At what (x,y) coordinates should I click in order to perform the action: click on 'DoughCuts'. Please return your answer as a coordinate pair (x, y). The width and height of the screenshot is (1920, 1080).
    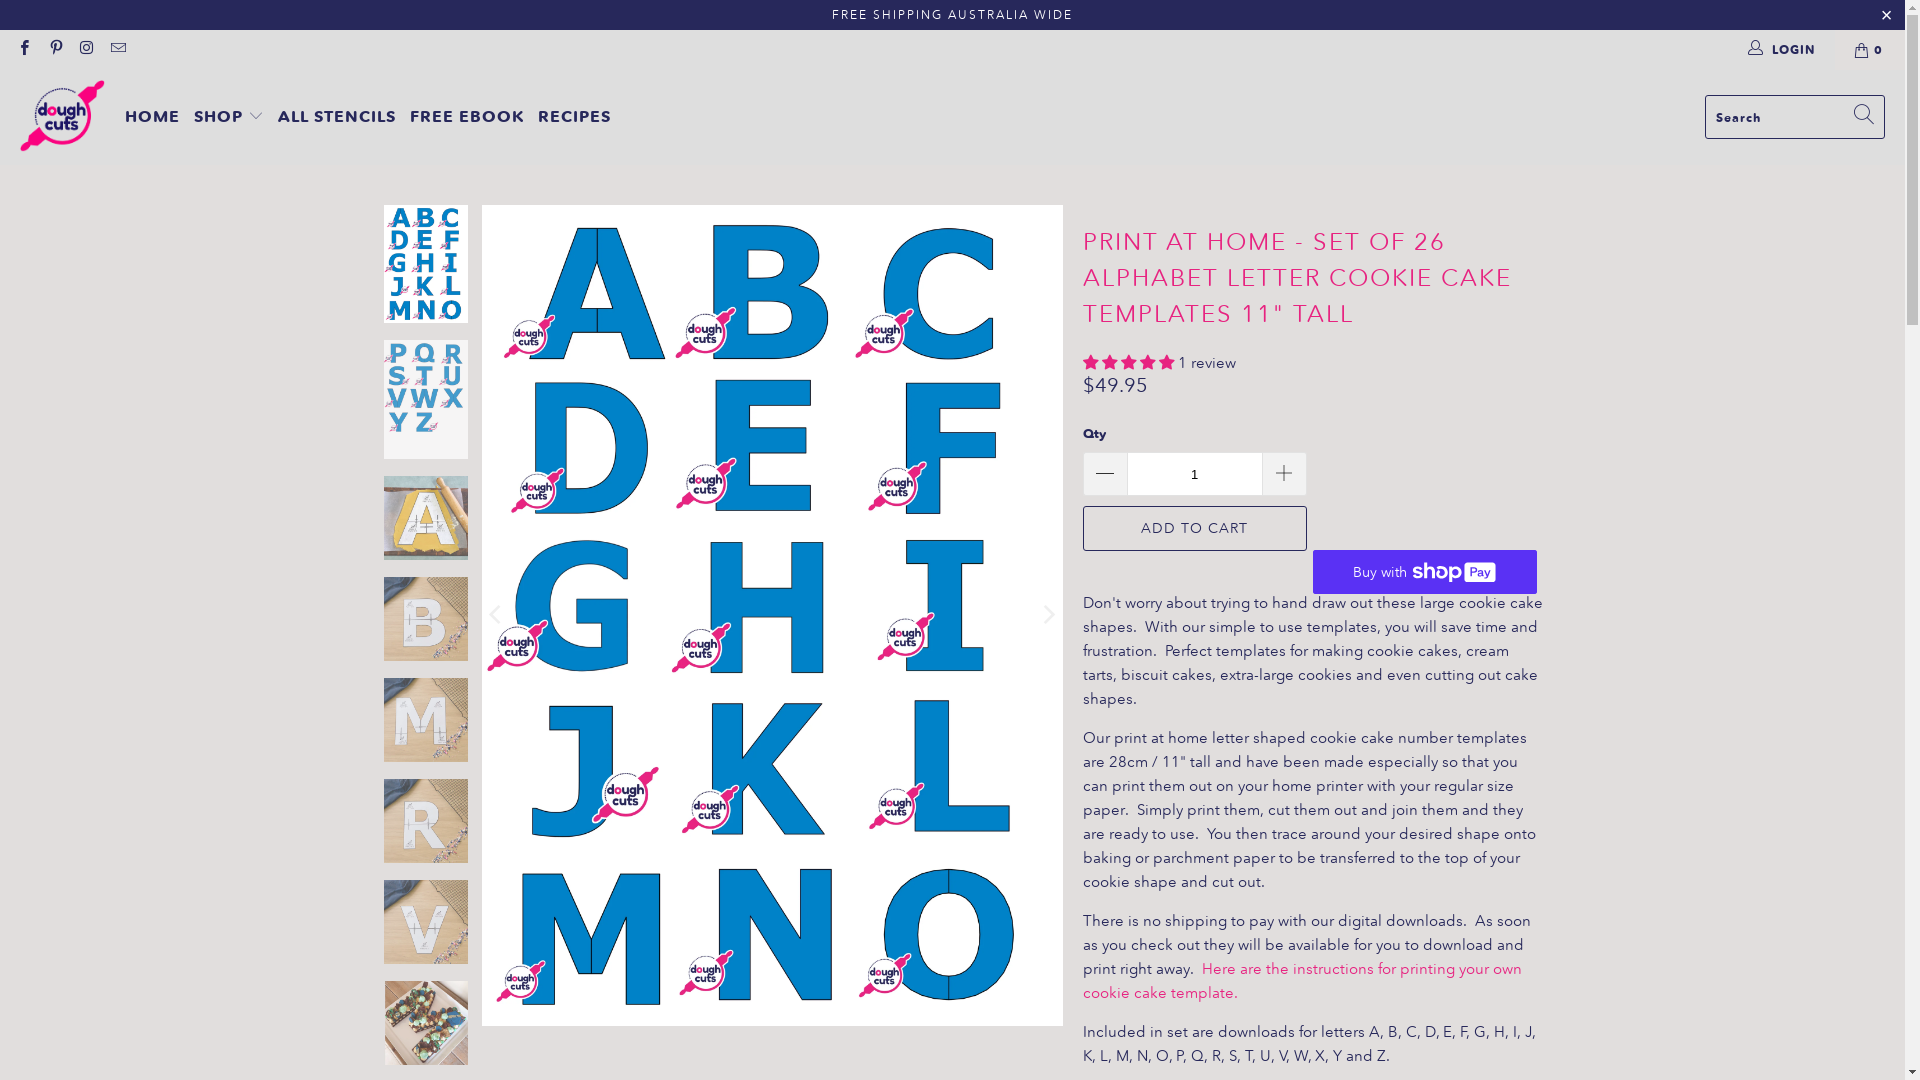
    Looking at the image, I should click on (62, 117).